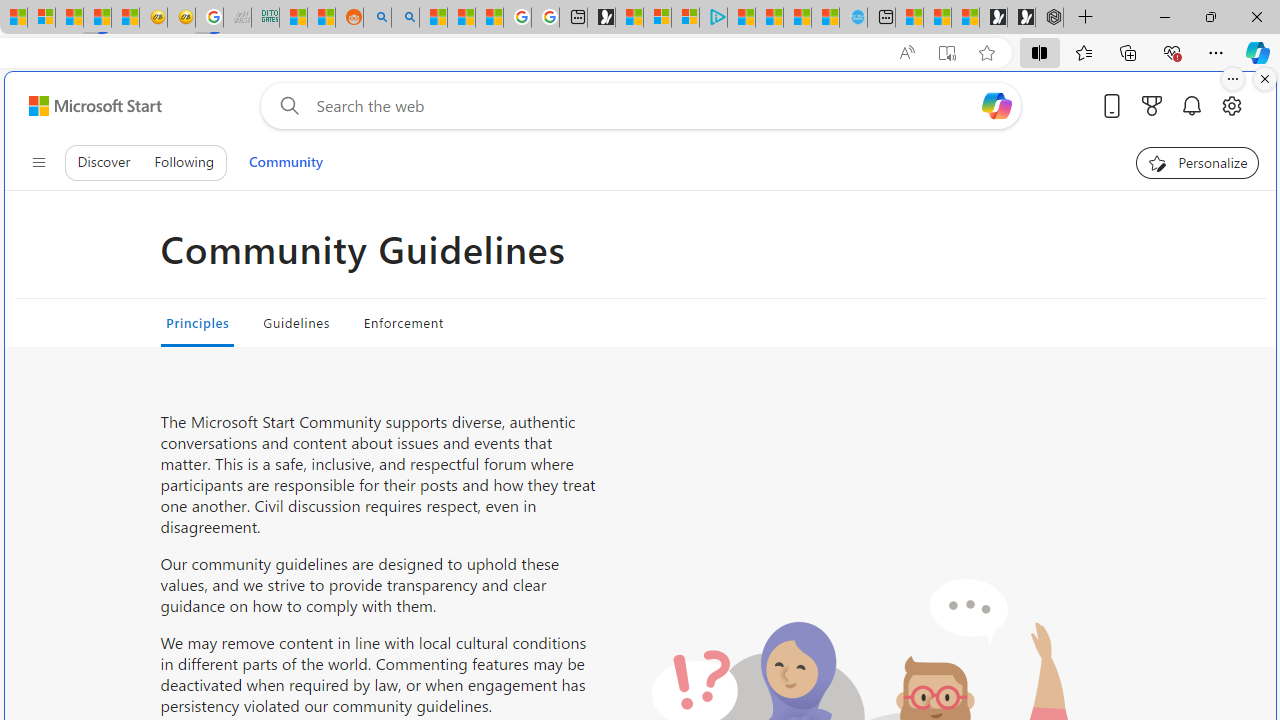 This screenshot has height=720, width=1280. What do you see at coordinates (237, 17) in the screenshot?
I see `'Navy Quest'` at bounding box center [237, 17].